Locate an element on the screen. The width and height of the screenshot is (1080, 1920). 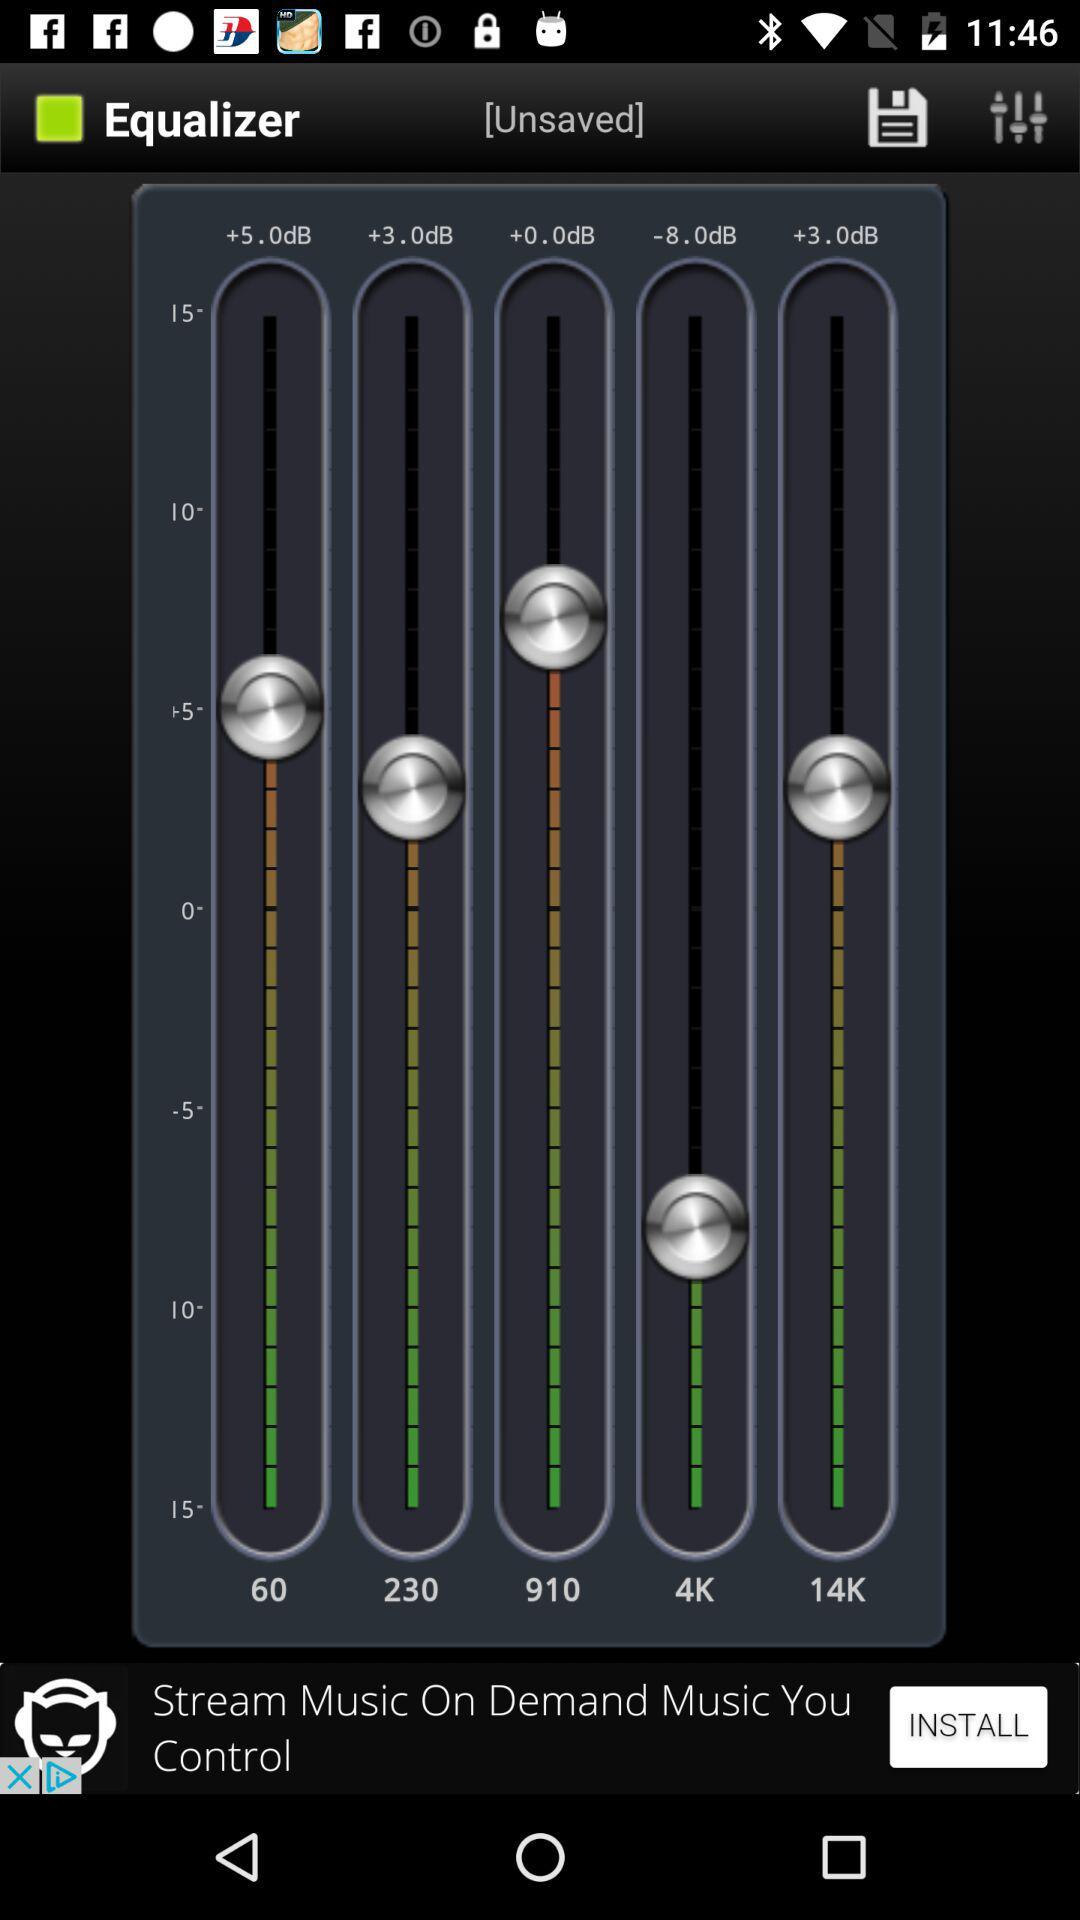
to display equalizer is located at coordinates (1019, 117).